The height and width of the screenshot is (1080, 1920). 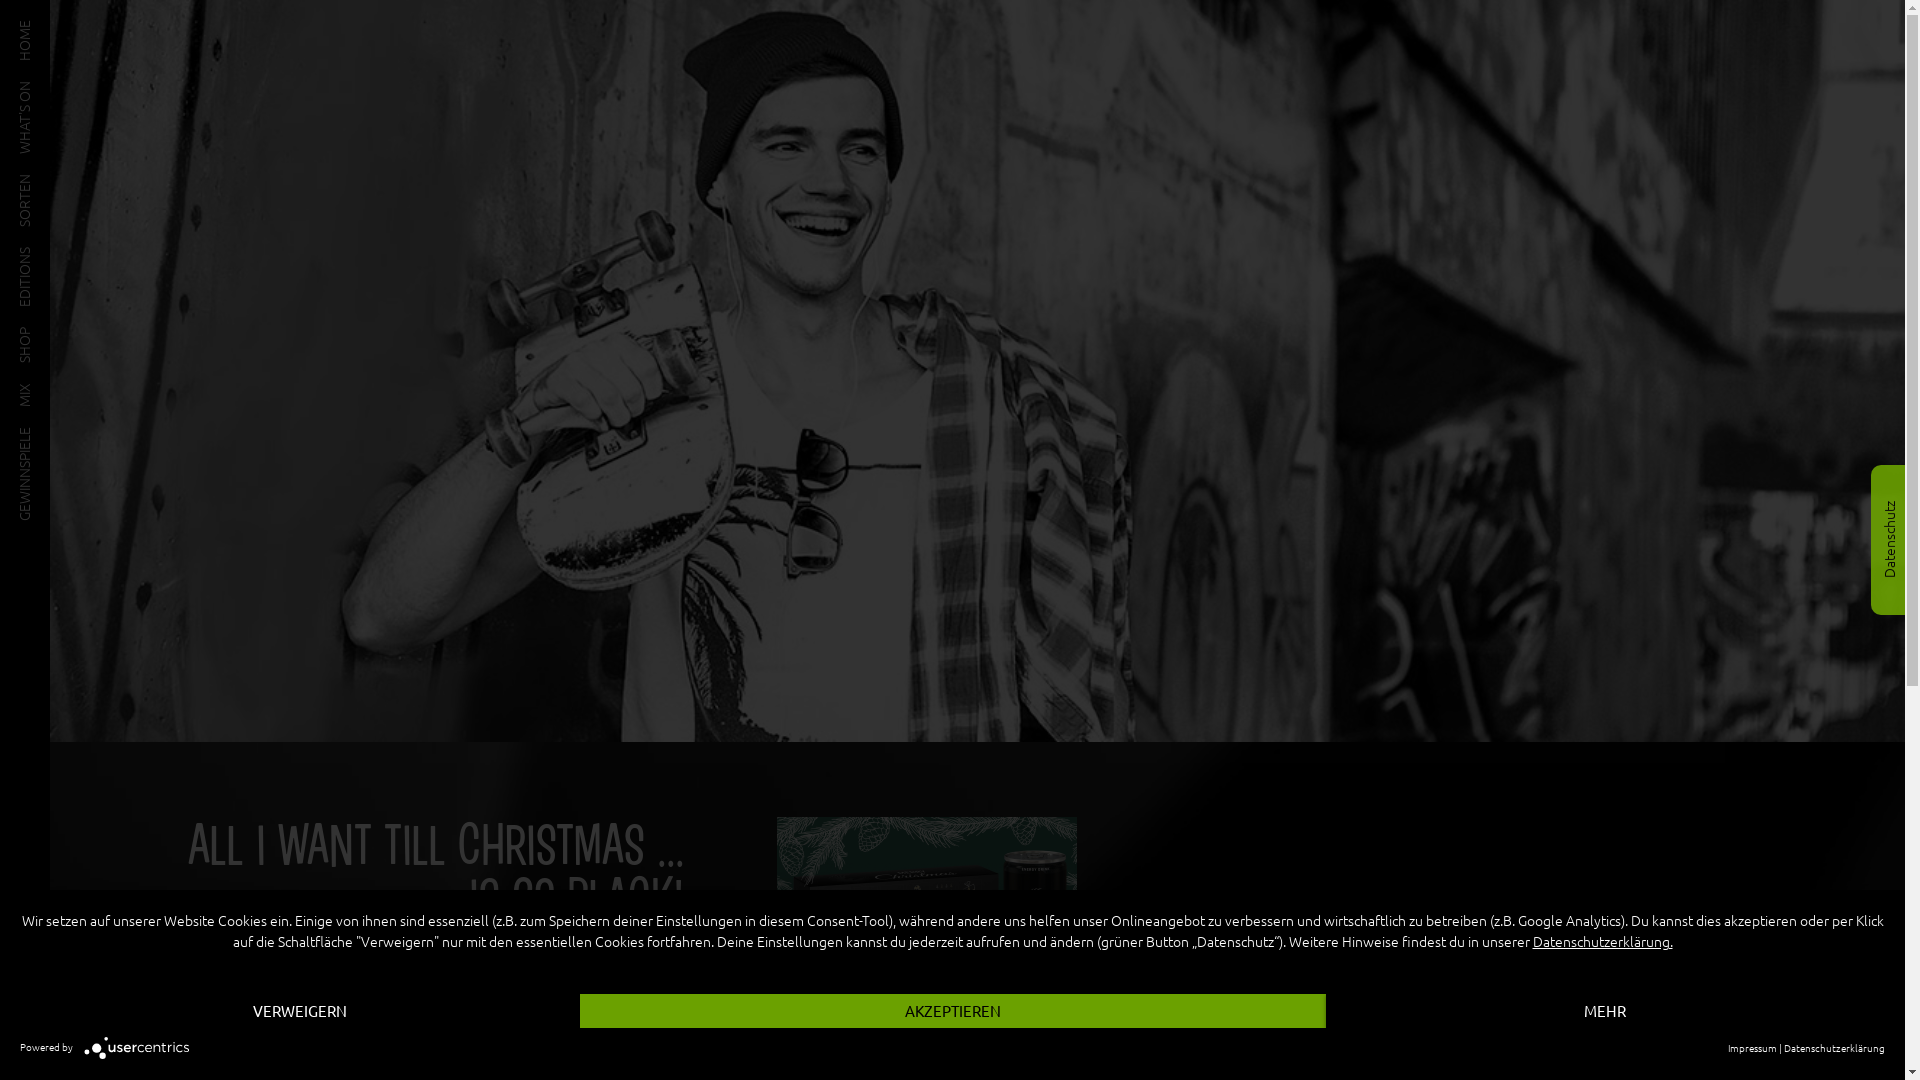 What do you see at coordinates (18, 181) in the screenshot?
I see `'SORTEN'` at bounding box center [18, 181].